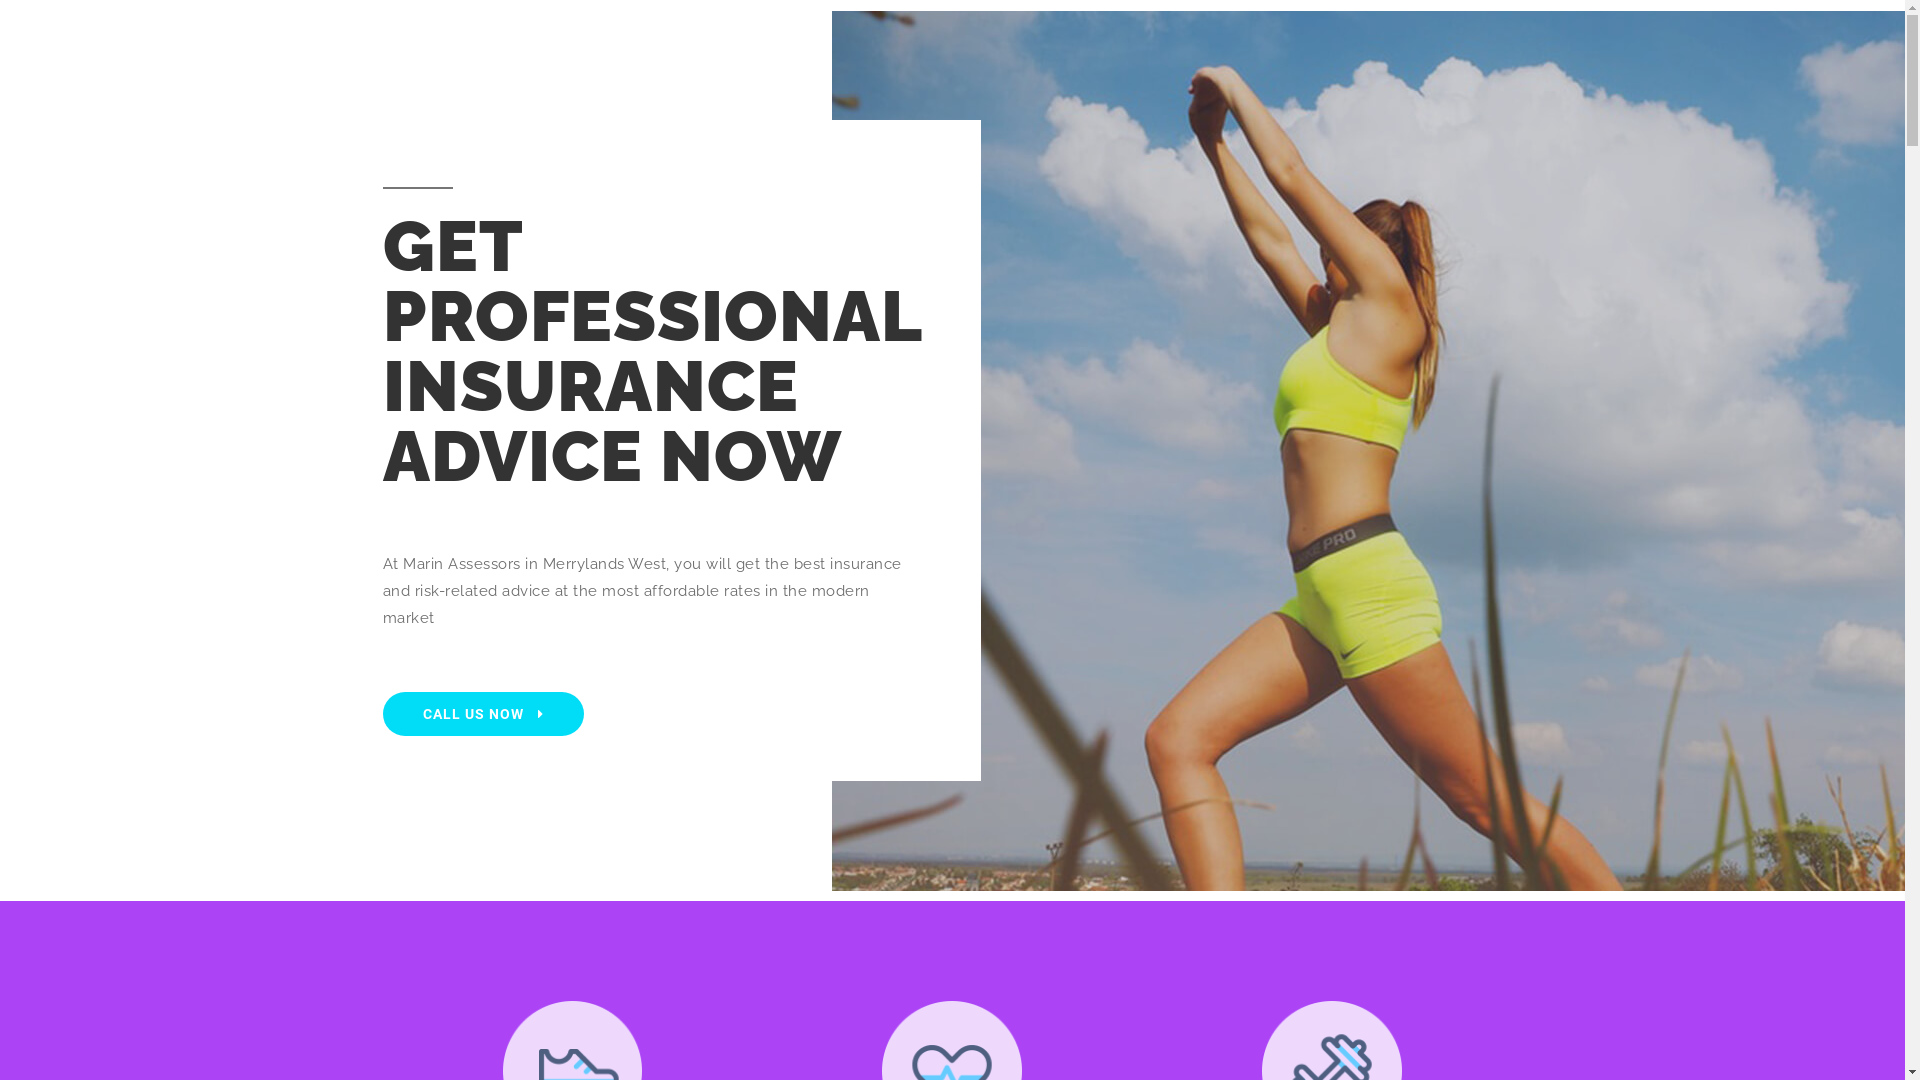 This screenshot has height=1080, width=1920. What do you see at coordinates (382, 712) in the screenshot?
I see `'CALL US NOW'` at bounding box center [382, 712].